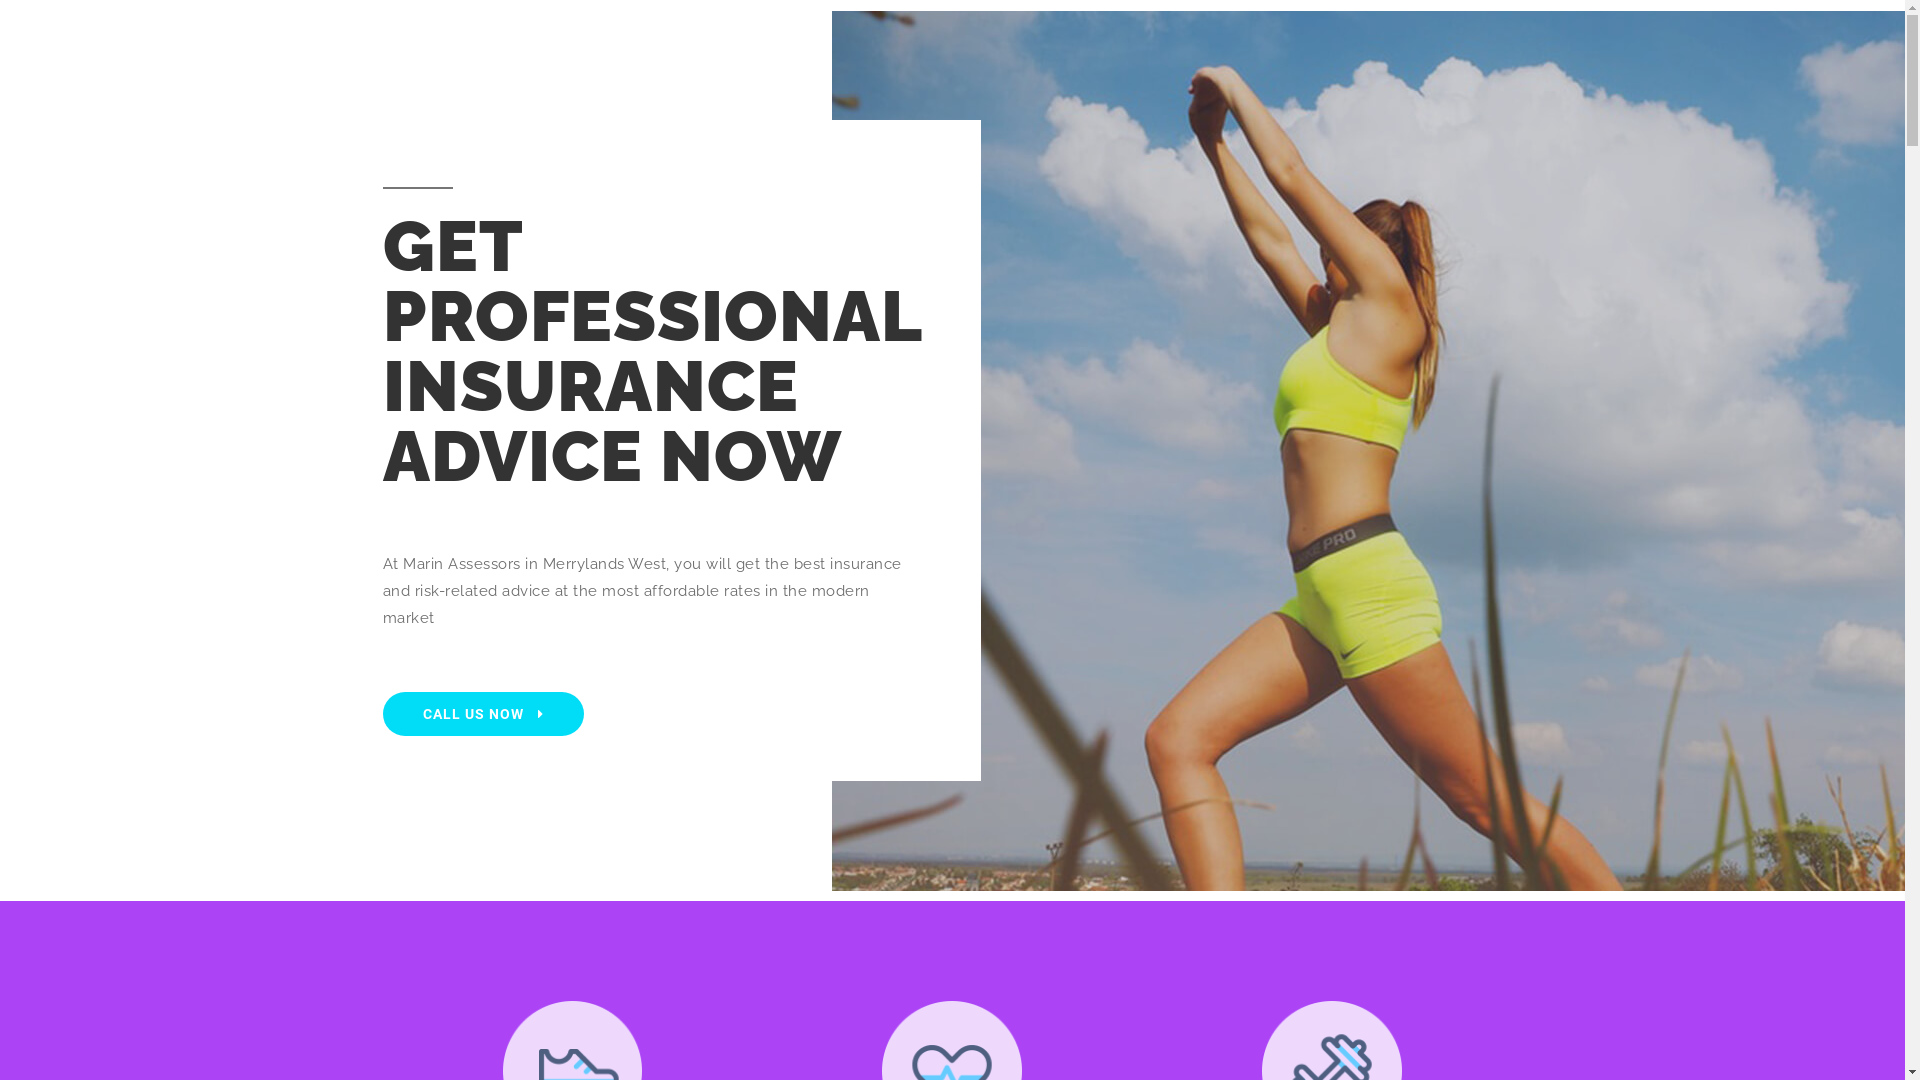 This screenshot has height=1080, width=1920. What do you see at coordinates (382, 712) in the screenshot?
I see `'CALL US NOW'` at bounding box center [382, 712].